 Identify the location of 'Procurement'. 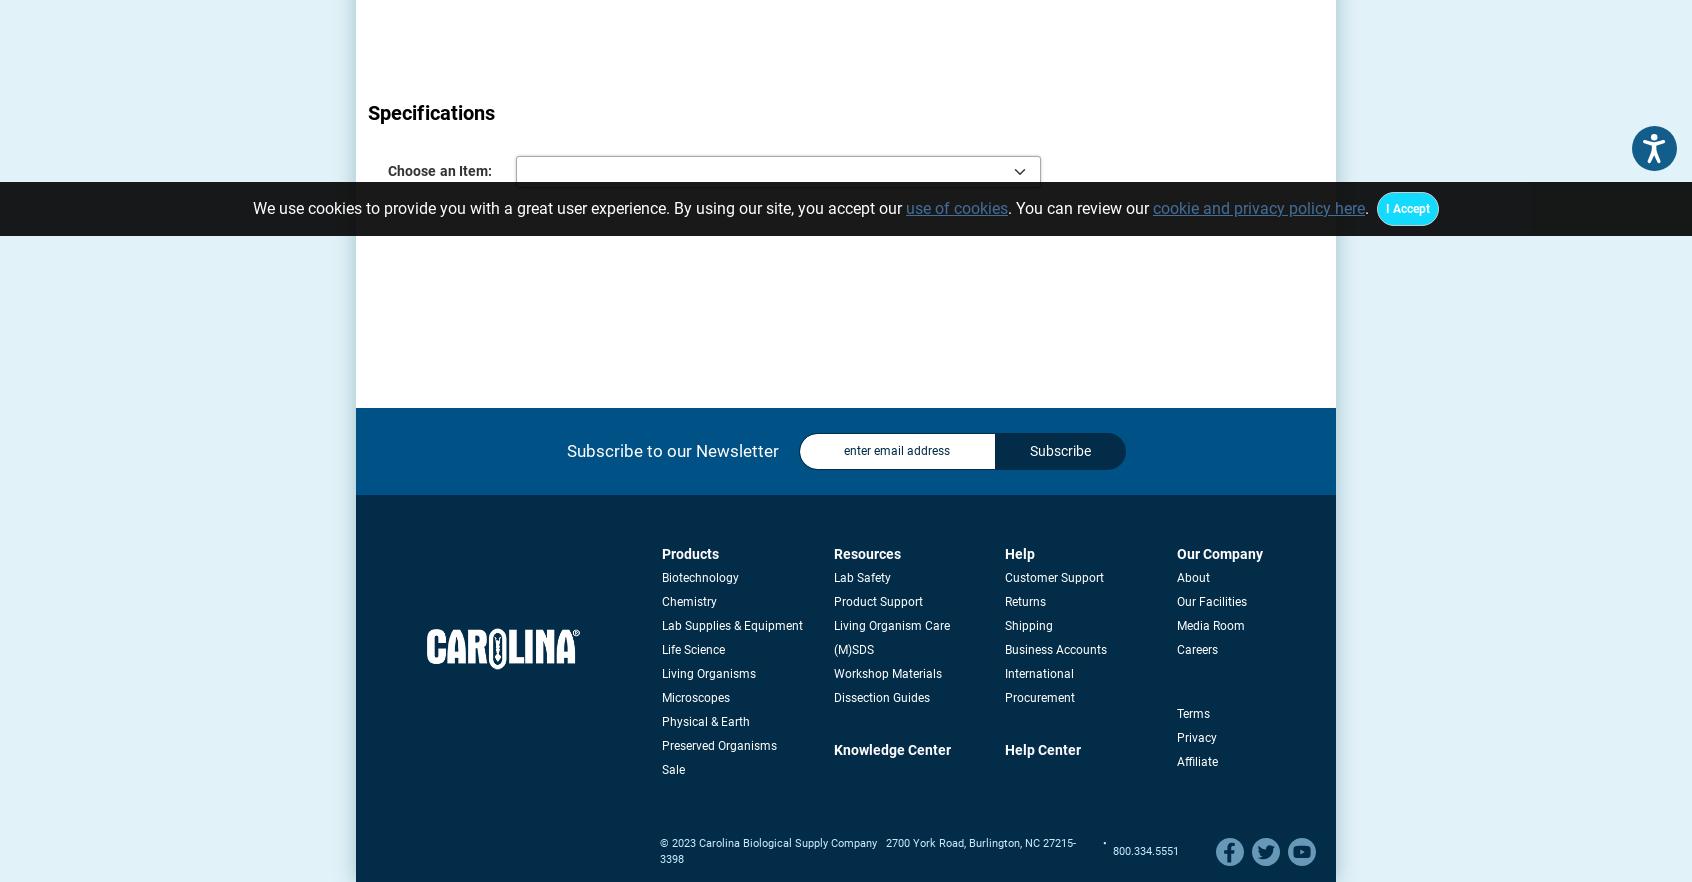
(1039, 698).